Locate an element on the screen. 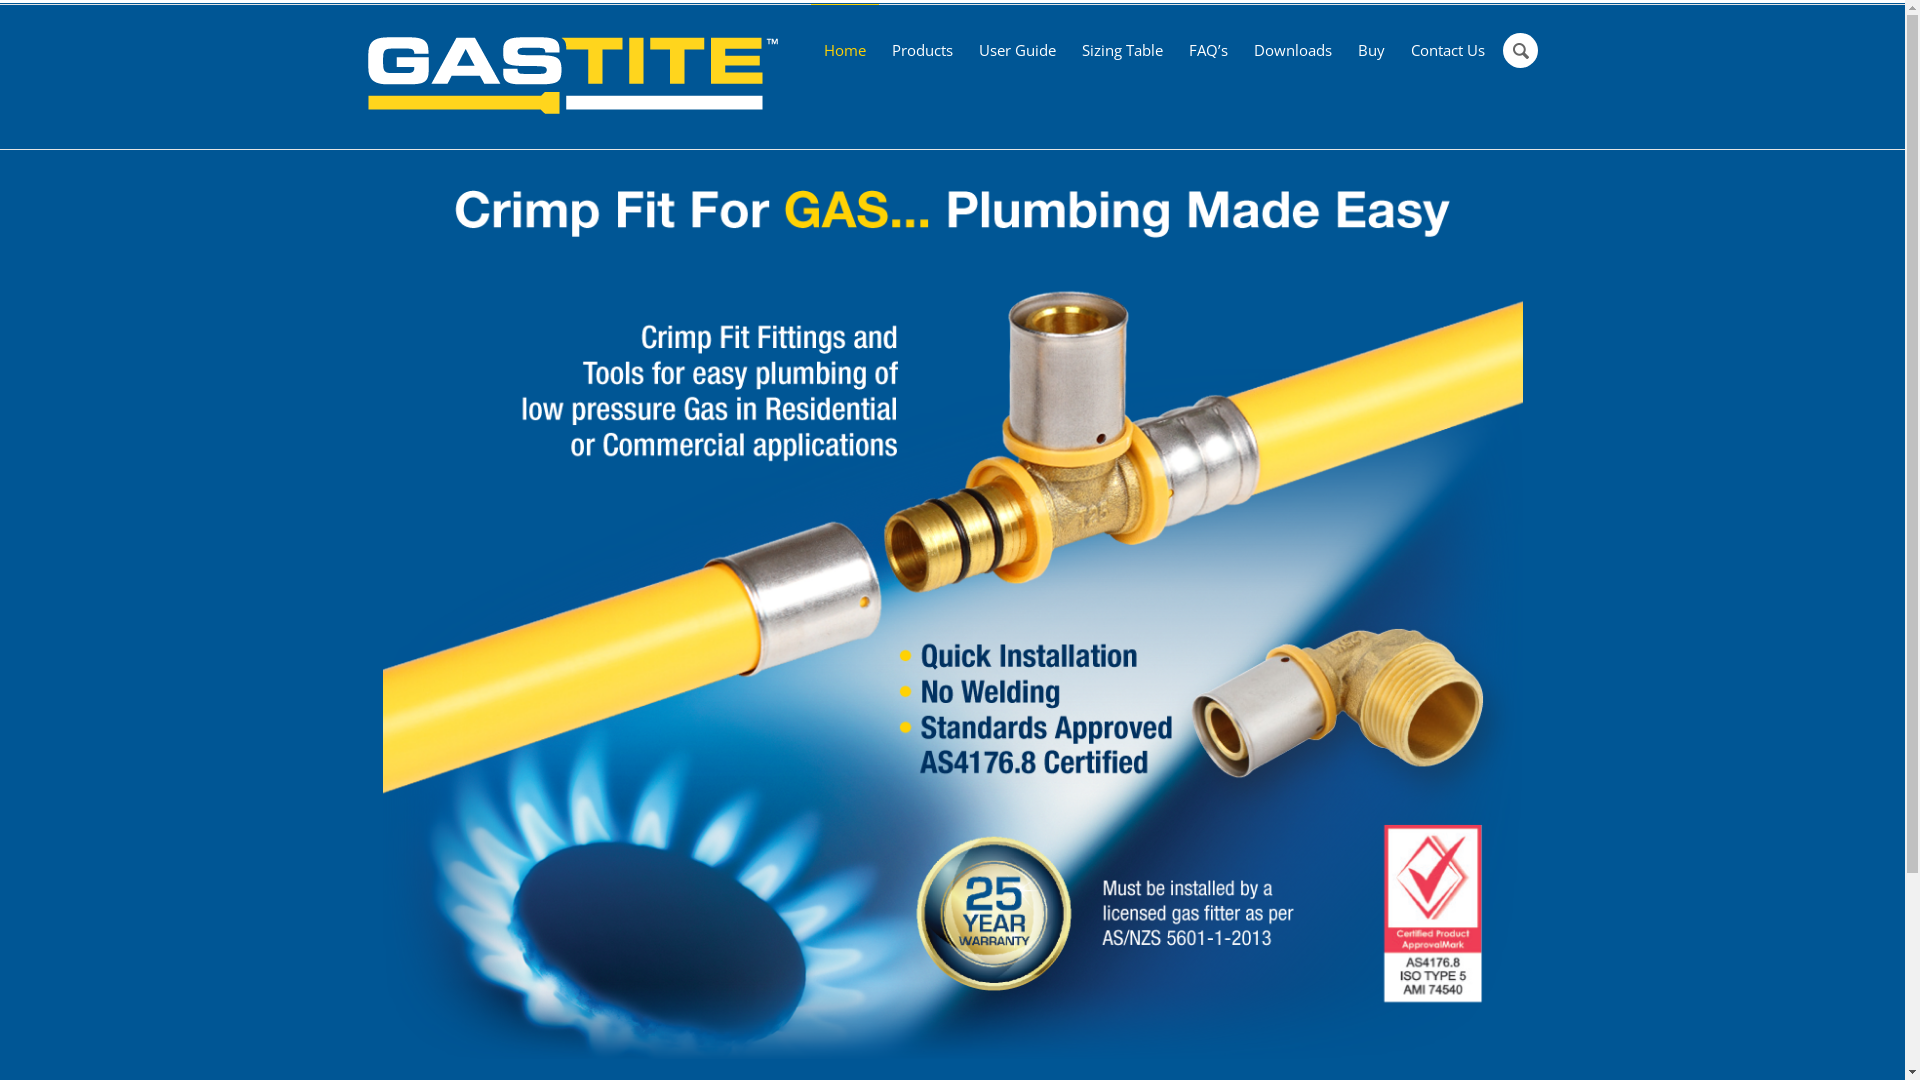  'User Guide' is located at coordinates (965, 45).